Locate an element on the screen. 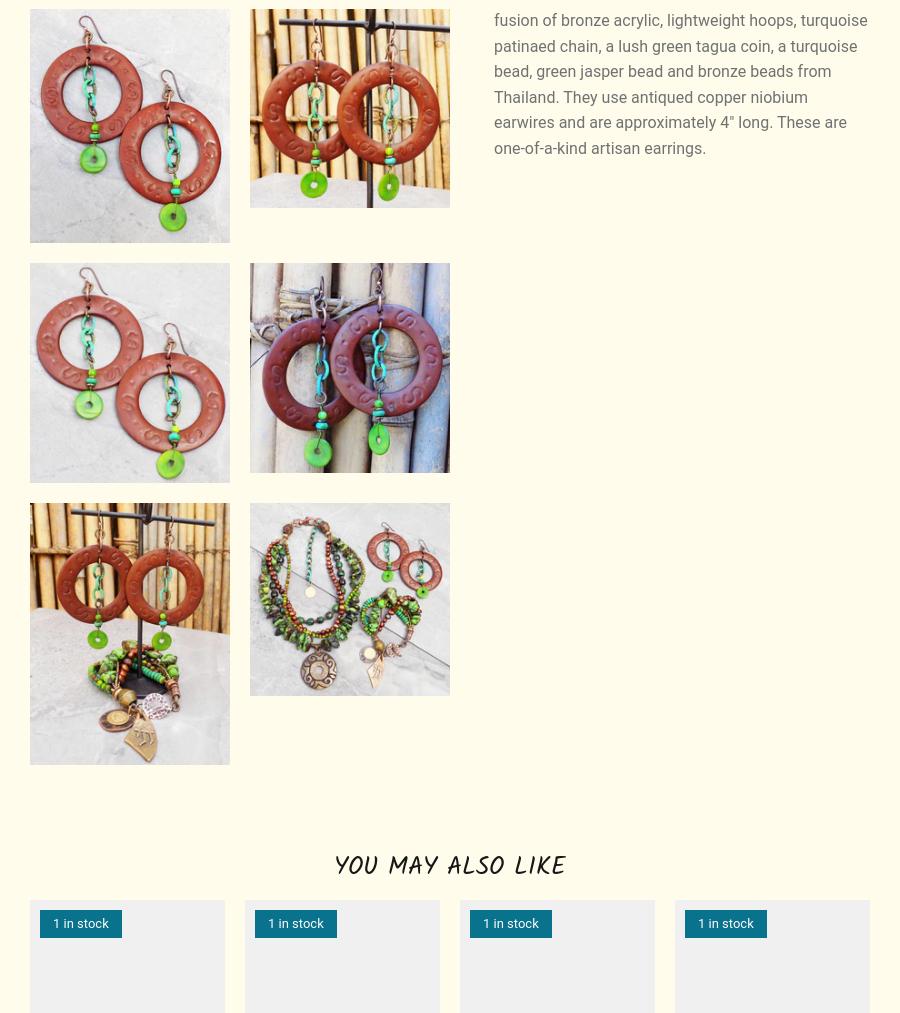  'Comoros' is located at coordinates (648, 829).